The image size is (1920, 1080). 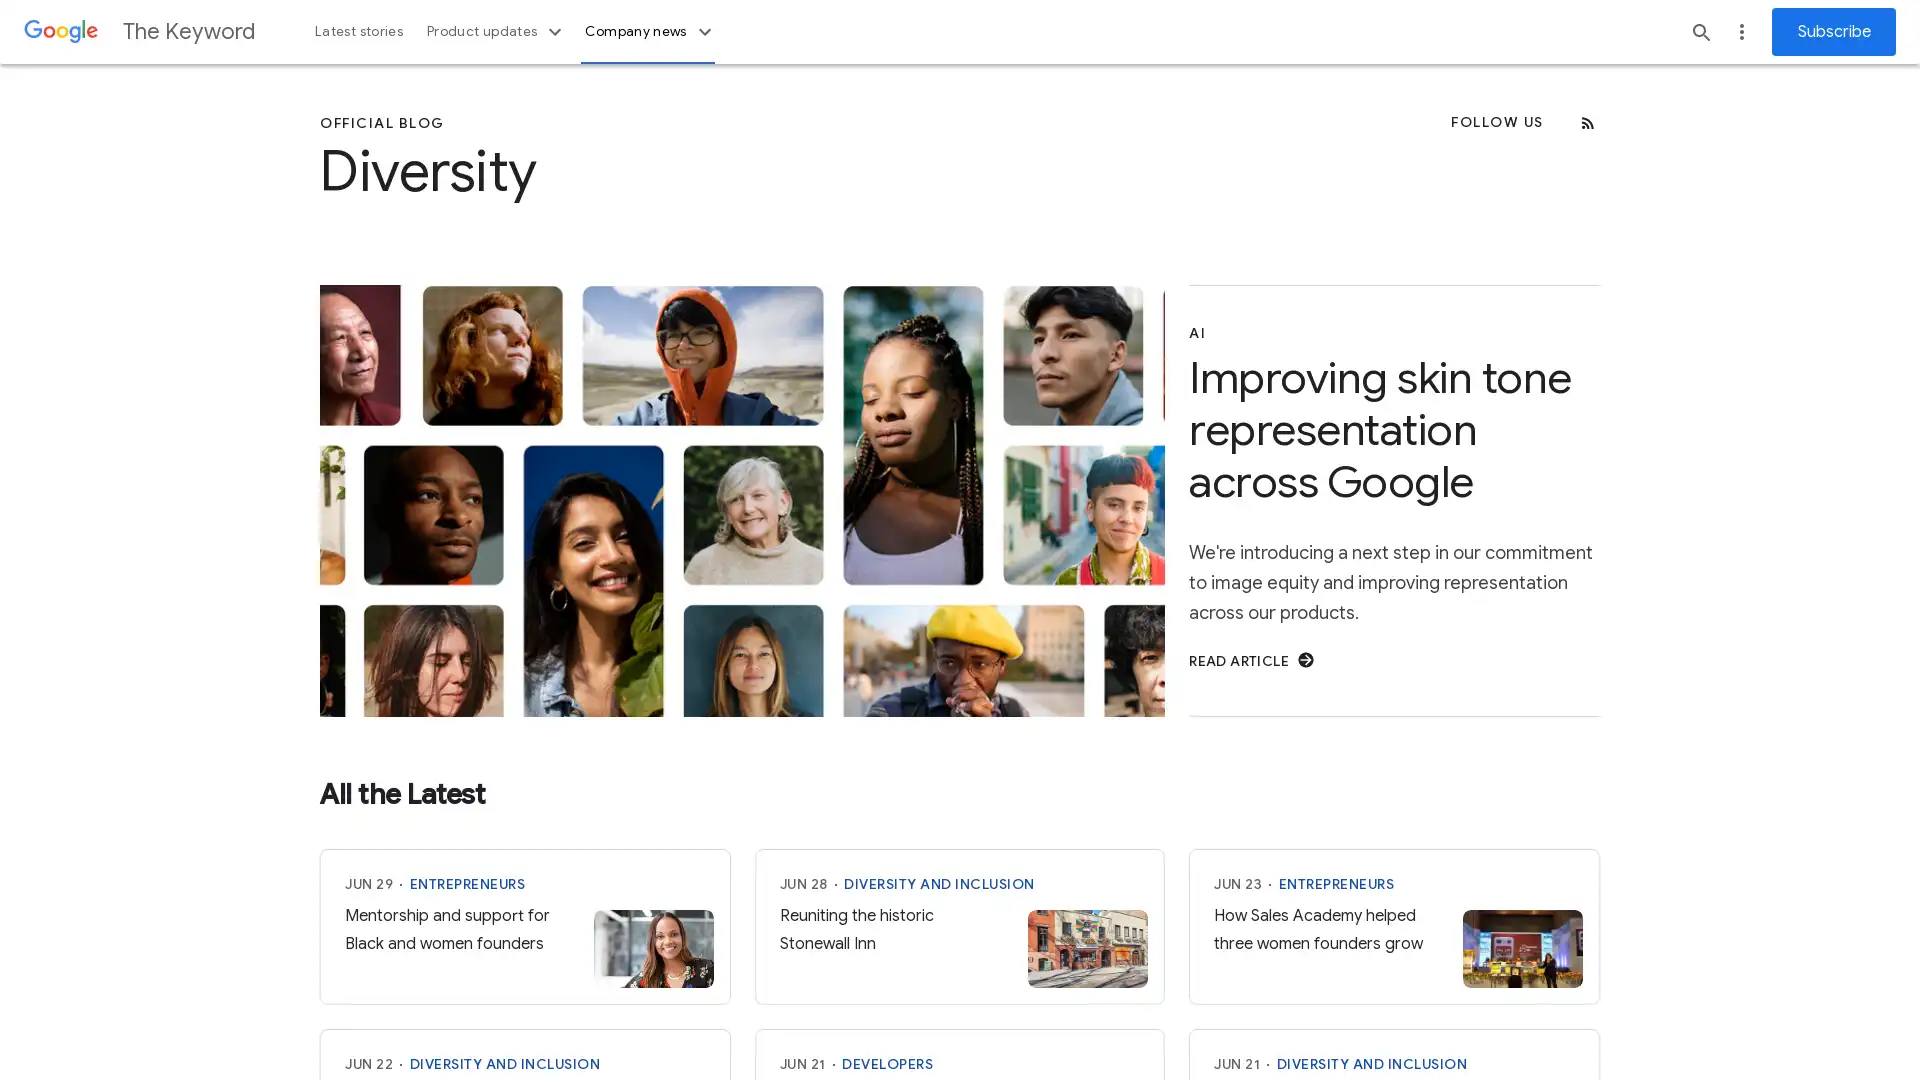 I want to click on Secondary menu, so click(x=1741, y=31).